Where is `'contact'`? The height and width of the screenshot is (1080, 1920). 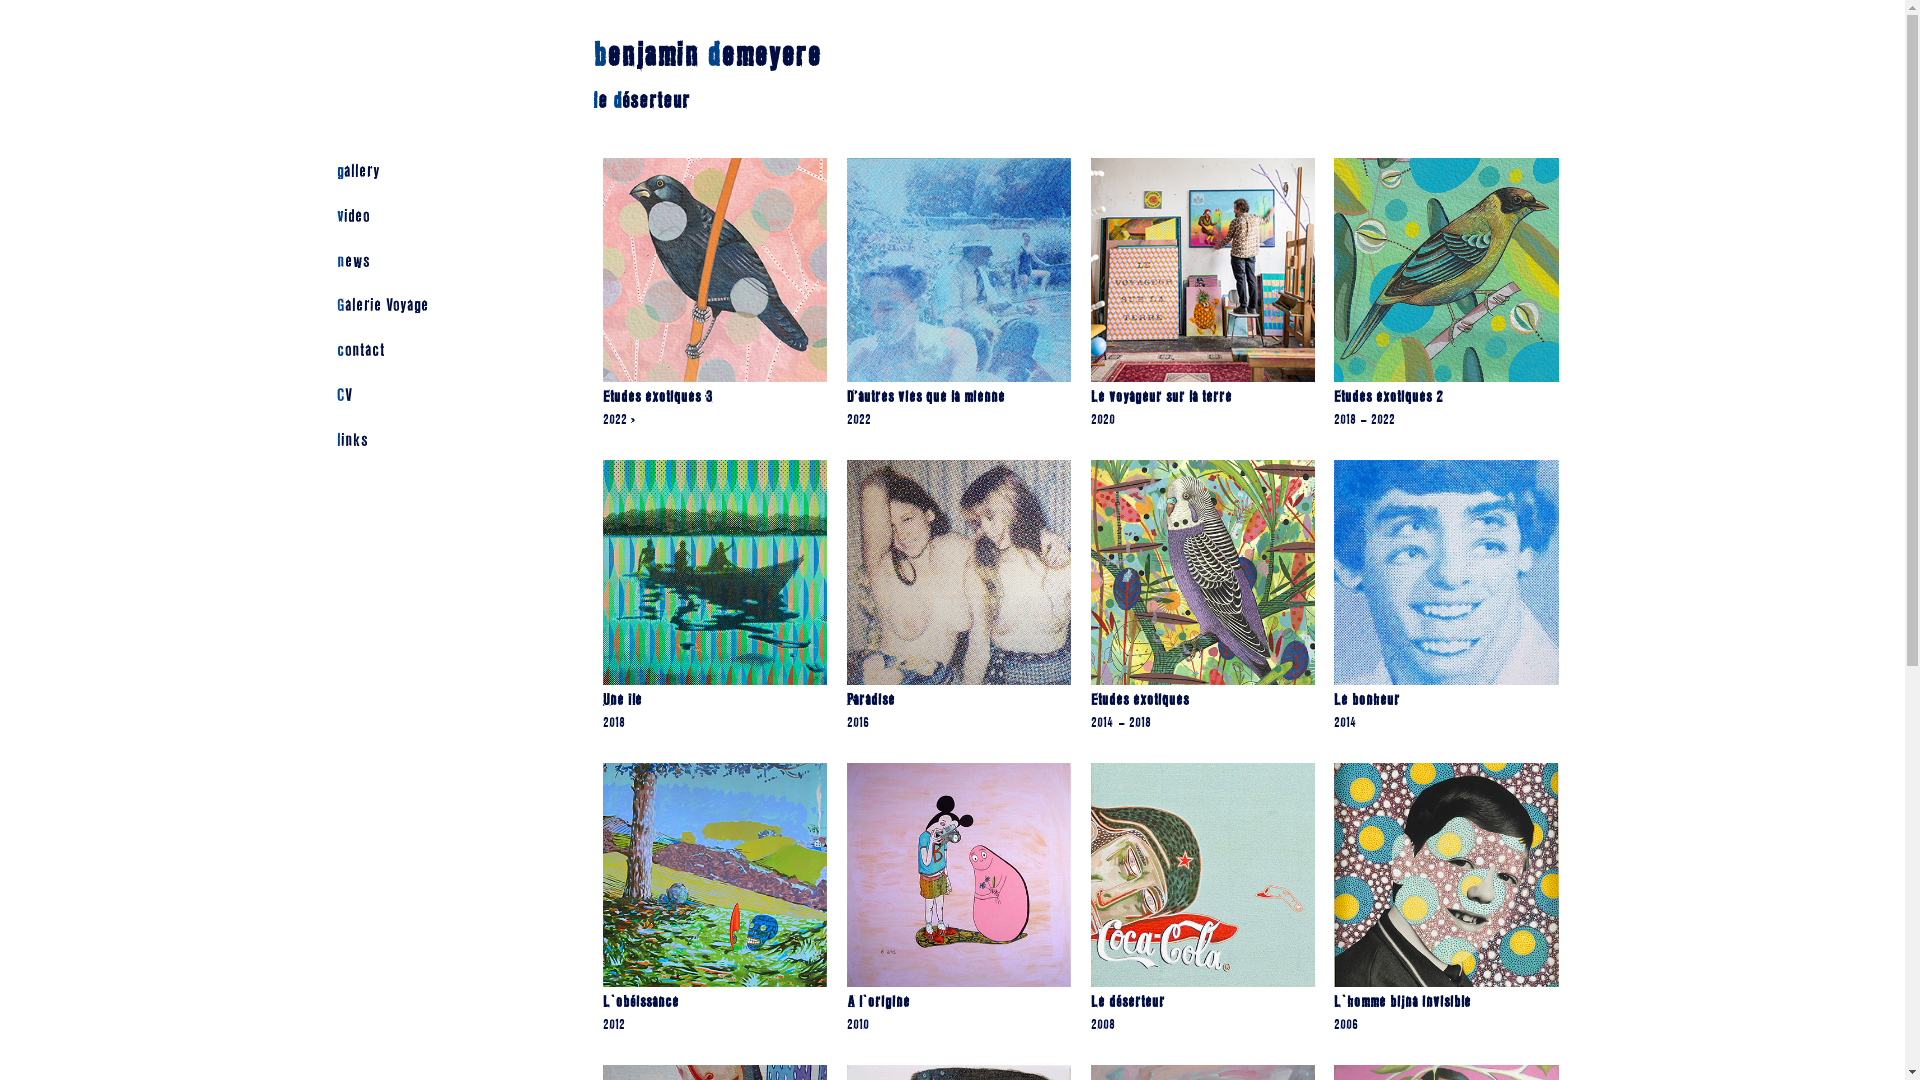 'contact' is located at coordinates (336, 350).